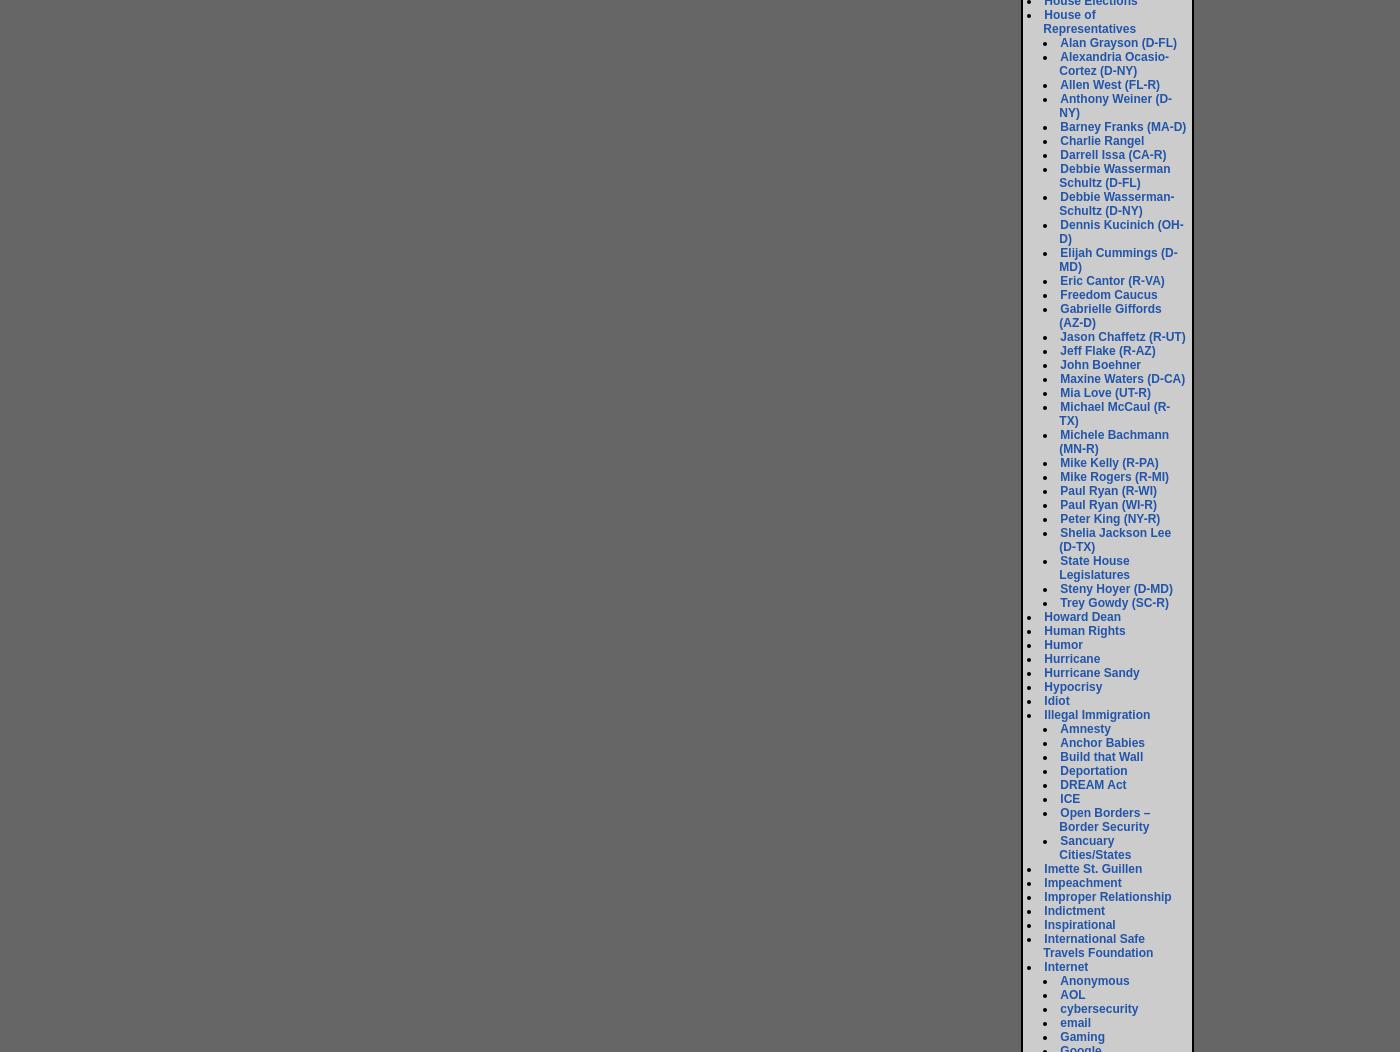 This screenshot has height=1052, width=1400. What do you see at coordinates (1092, 784) in the screenshot?
I see `'DREAM Act'` at bounding box center [1092, 784].